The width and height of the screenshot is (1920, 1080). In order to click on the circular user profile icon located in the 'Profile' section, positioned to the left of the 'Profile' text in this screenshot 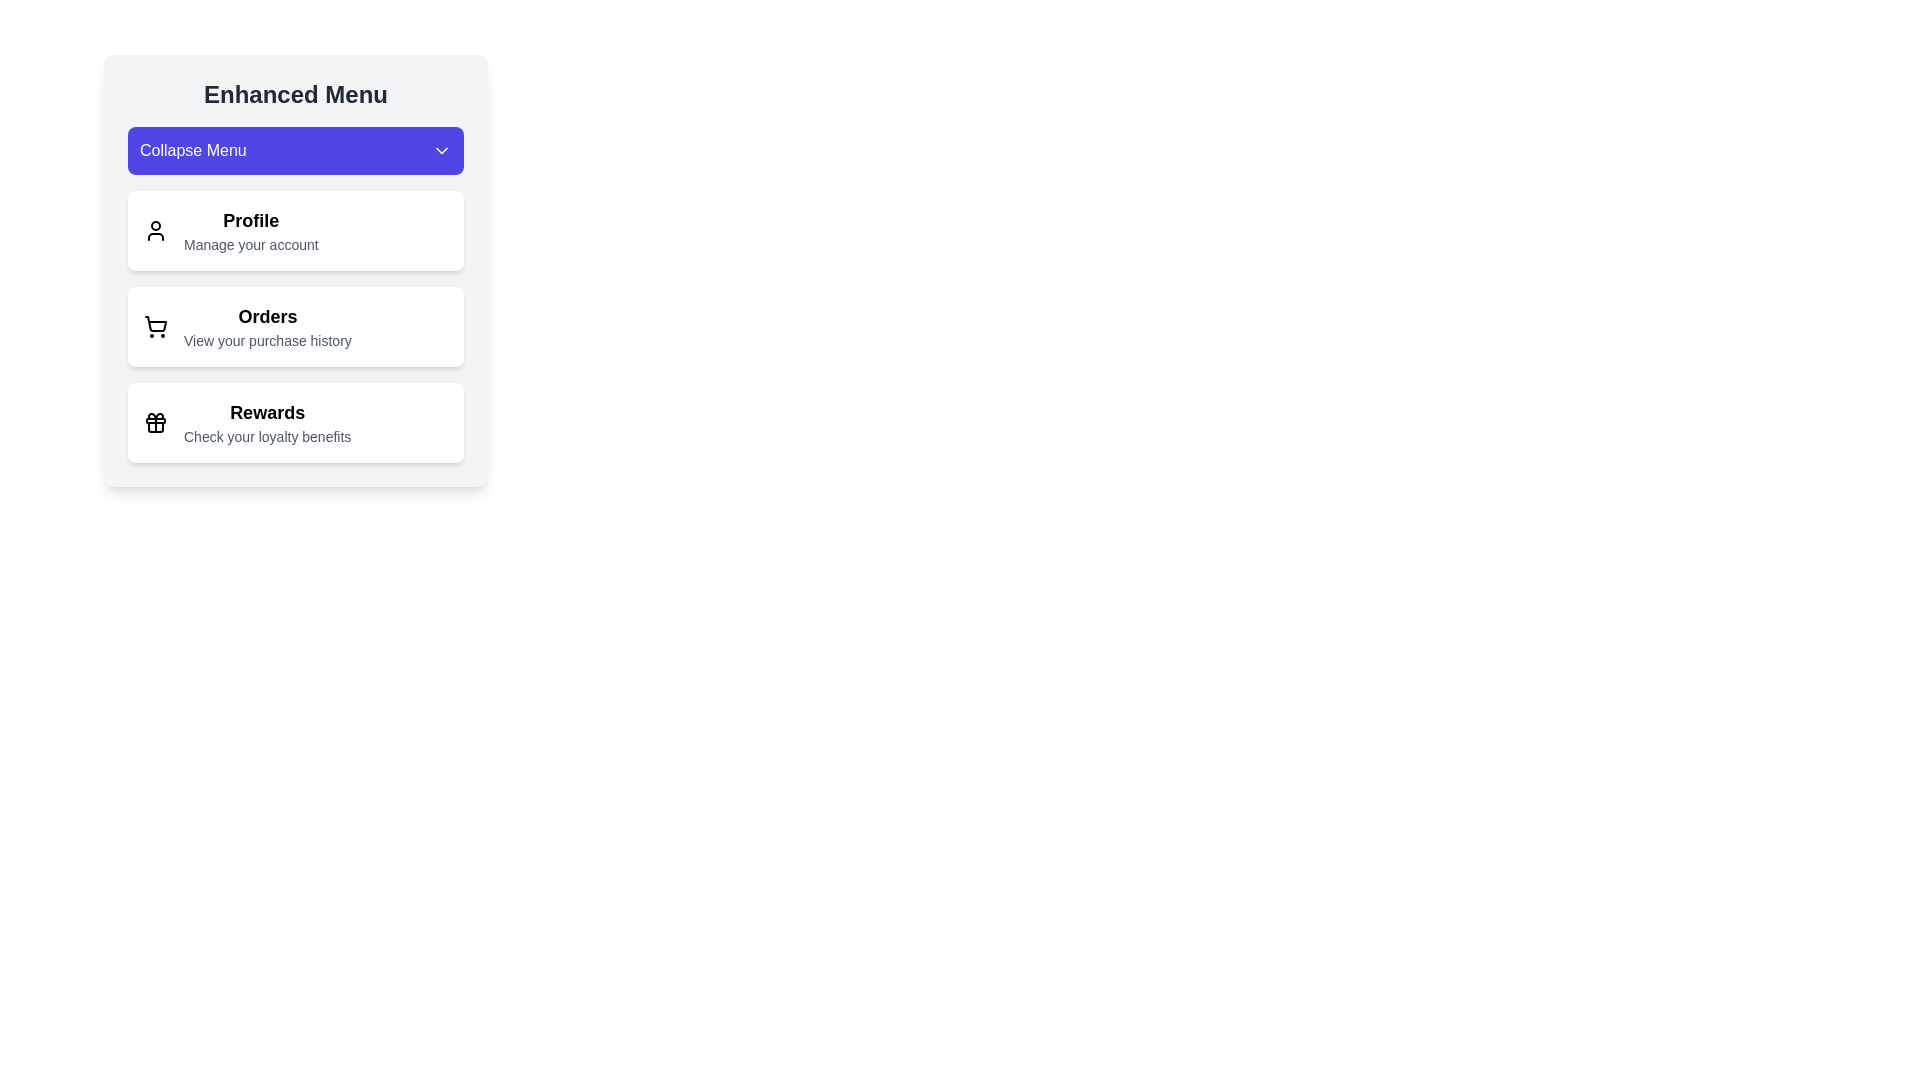, I will do `click(155, 230)`.